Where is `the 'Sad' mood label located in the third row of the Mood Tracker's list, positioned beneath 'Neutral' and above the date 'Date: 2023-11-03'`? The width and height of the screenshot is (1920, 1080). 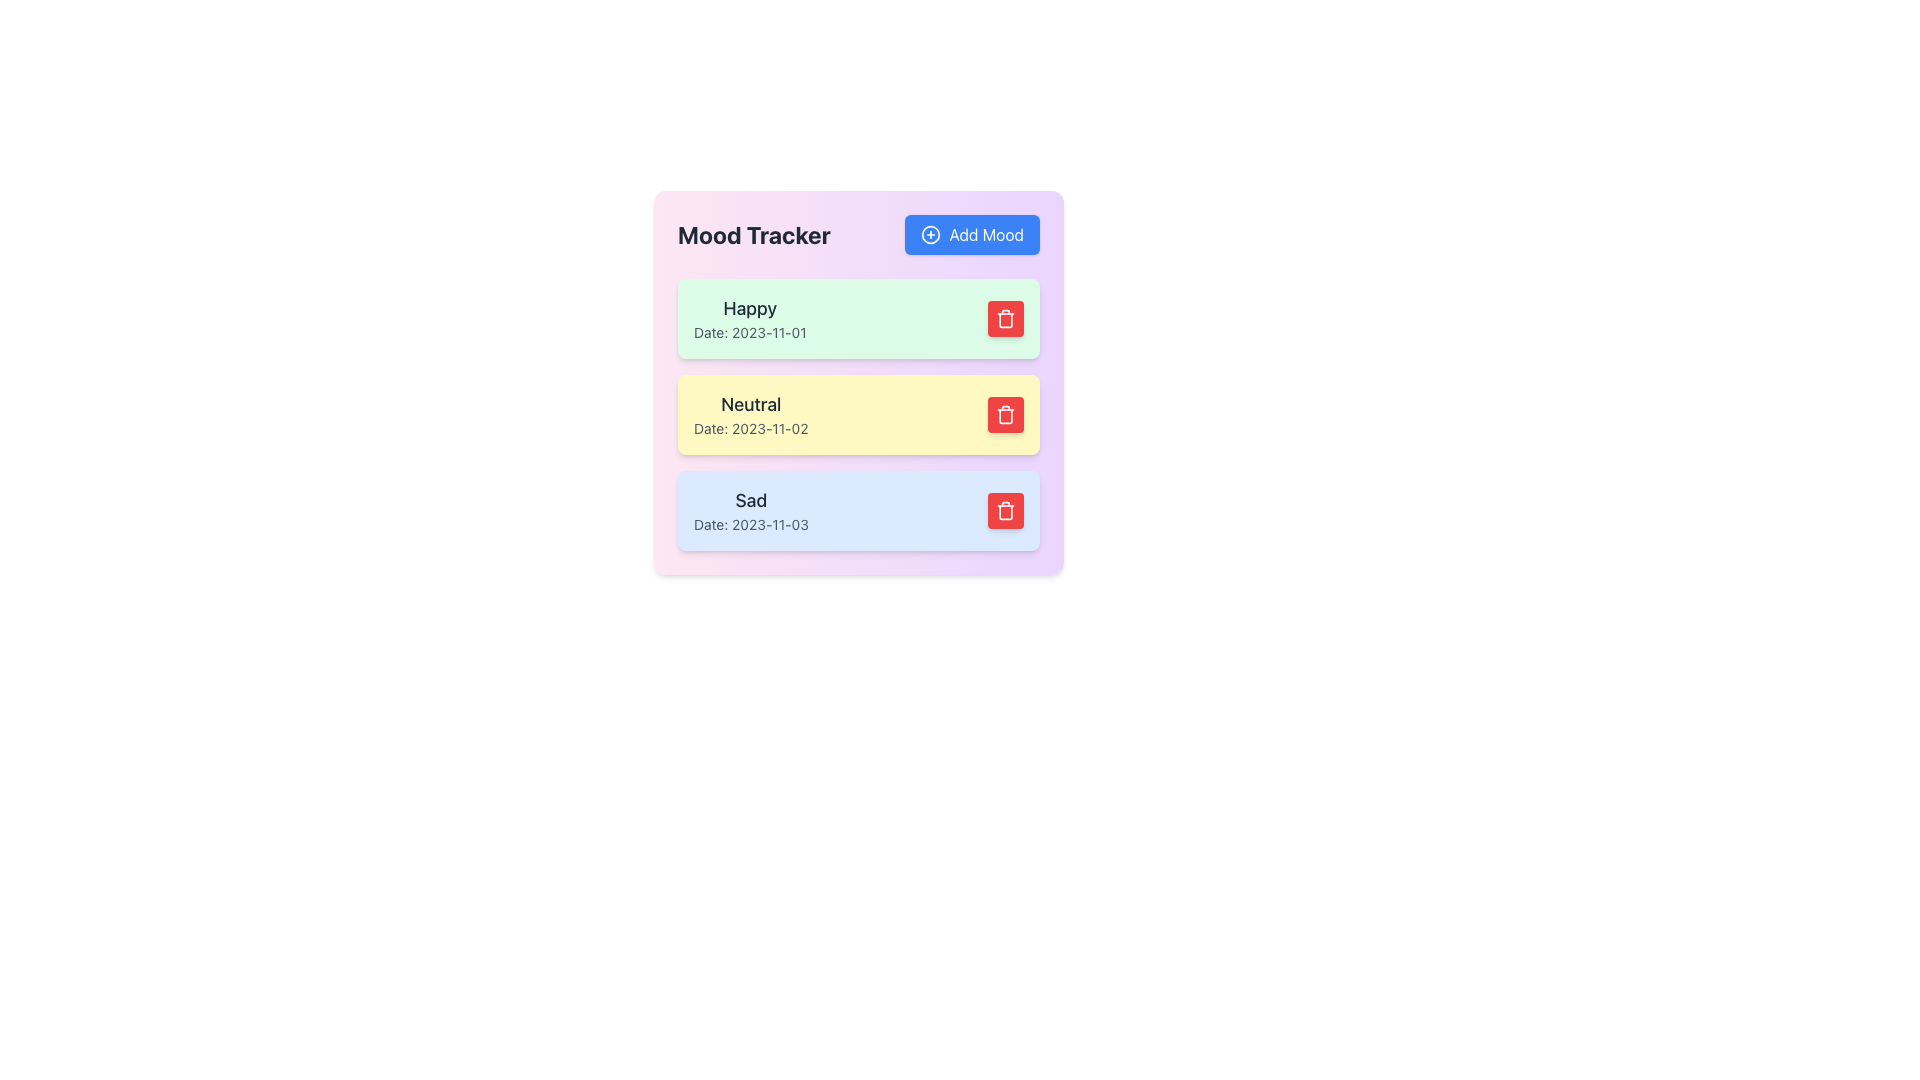
the 'Sad' mood label located in the third row of the Mood Tracker's list, positioned beneath 'Neutral' and above the date 'Date: 2023-11-03' is located at coordinates (750, 500).